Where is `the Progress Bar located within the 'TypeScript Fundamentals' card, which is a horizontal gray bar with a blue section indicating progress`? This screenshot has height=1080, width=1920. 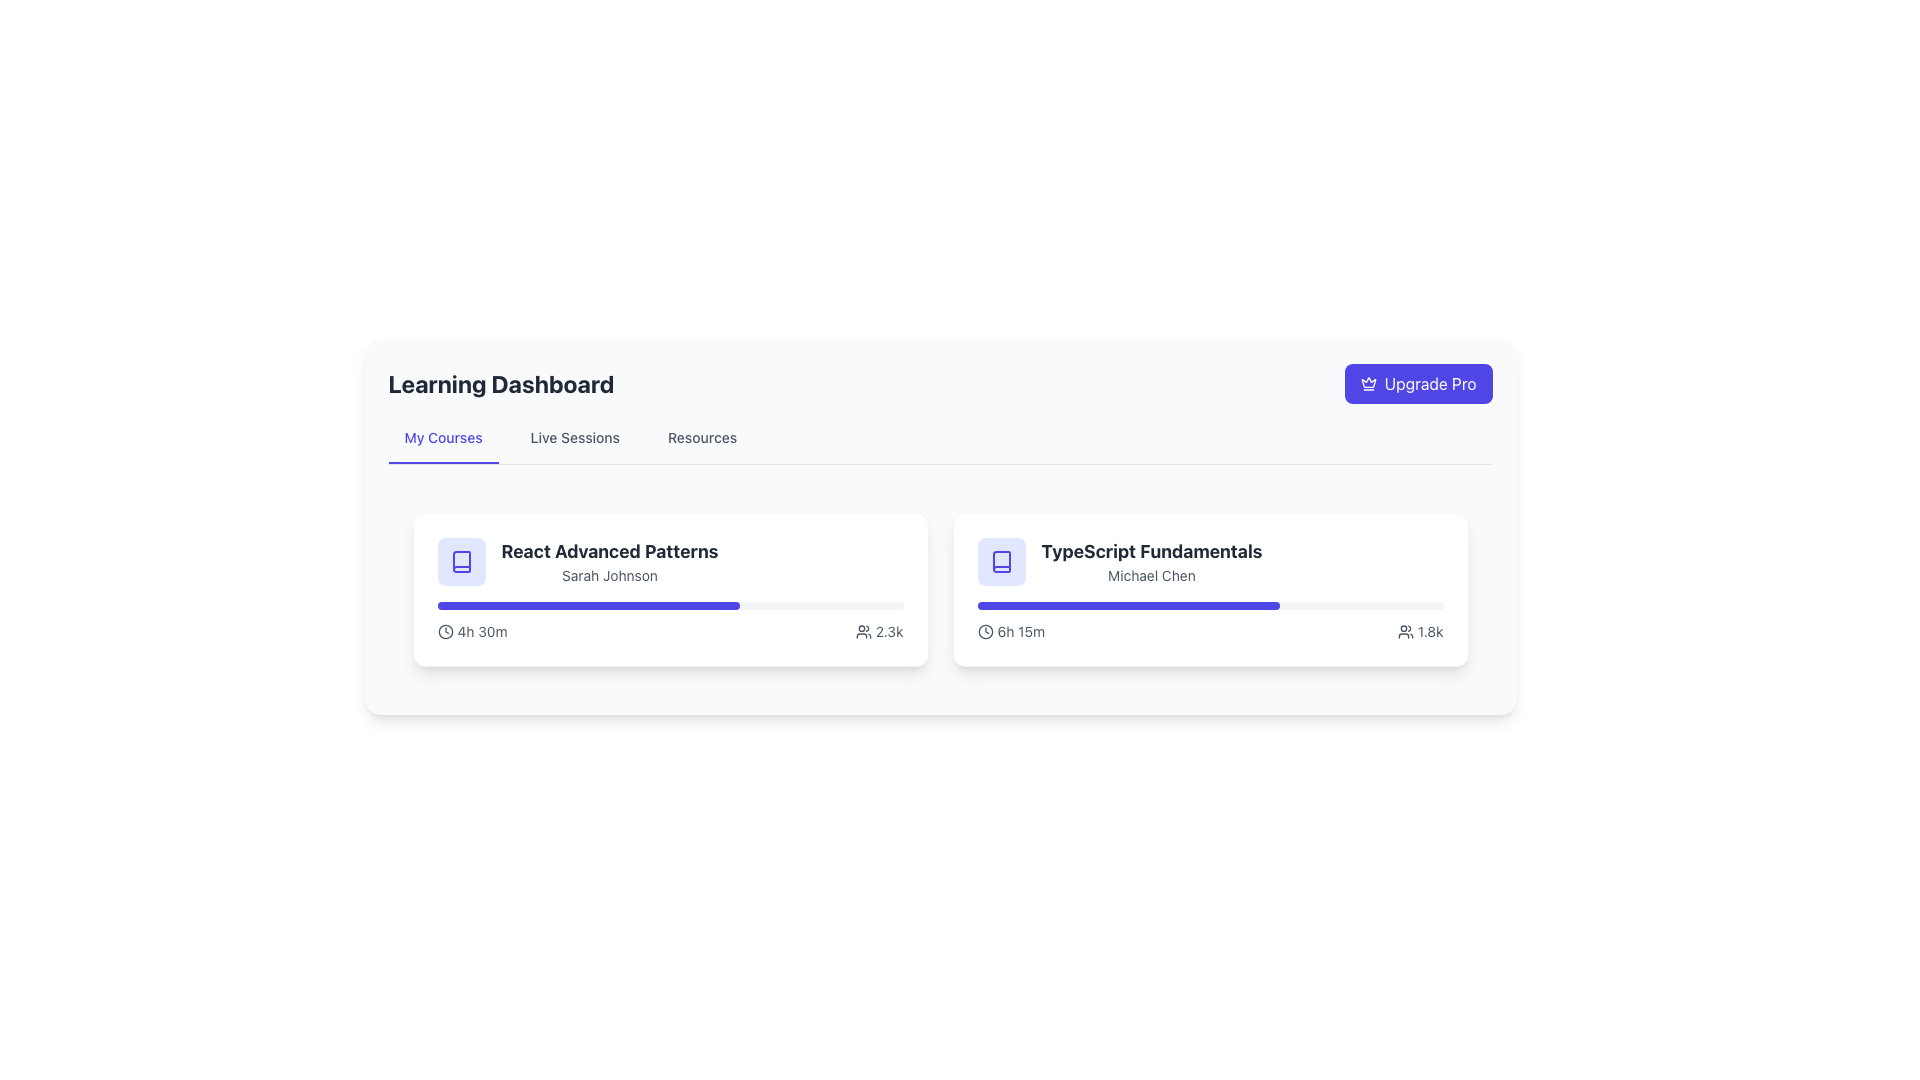
the Progress Bar located within the 'TypeScript Fundamentals' card, which is a horizontal gray bar with a blue section indicating progress is located at coordinates (1209, 604).